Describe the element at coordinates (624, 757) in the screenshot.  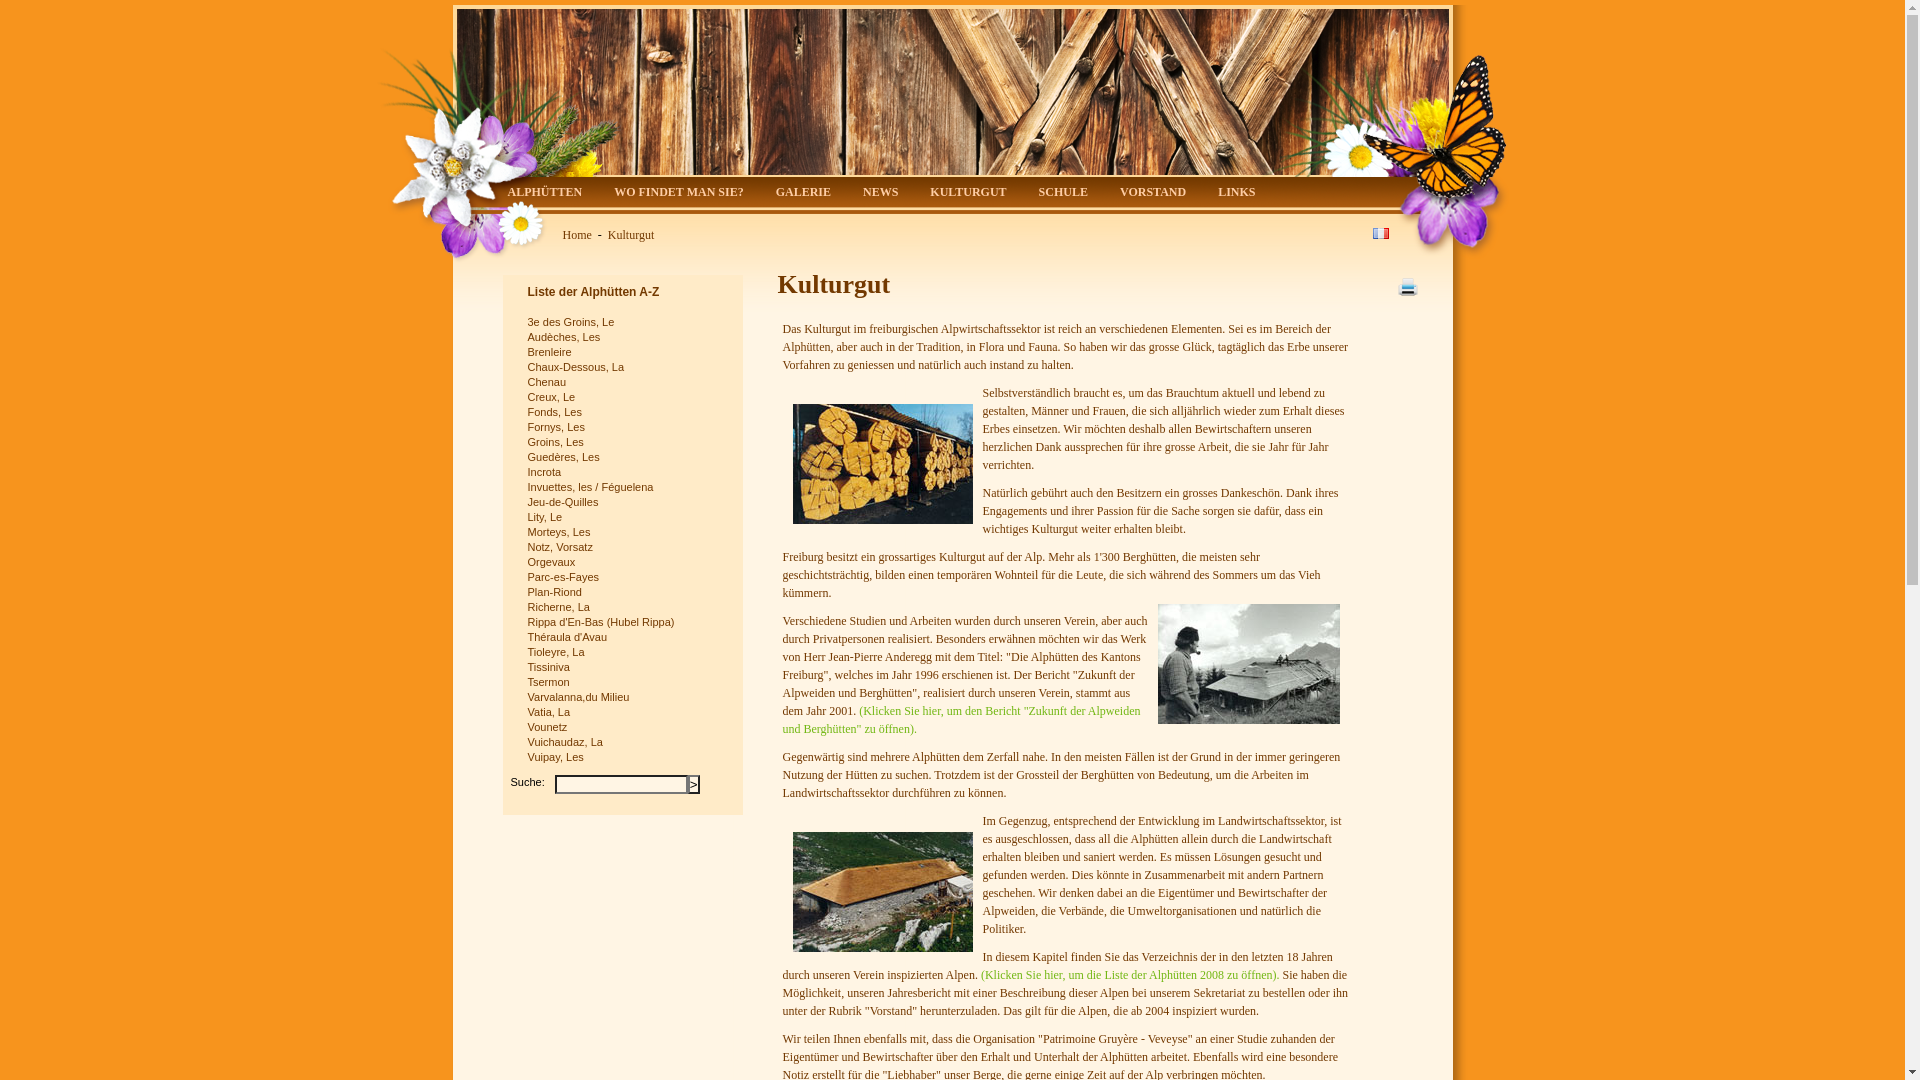
I see `'Vuipay, Les'` at that location.